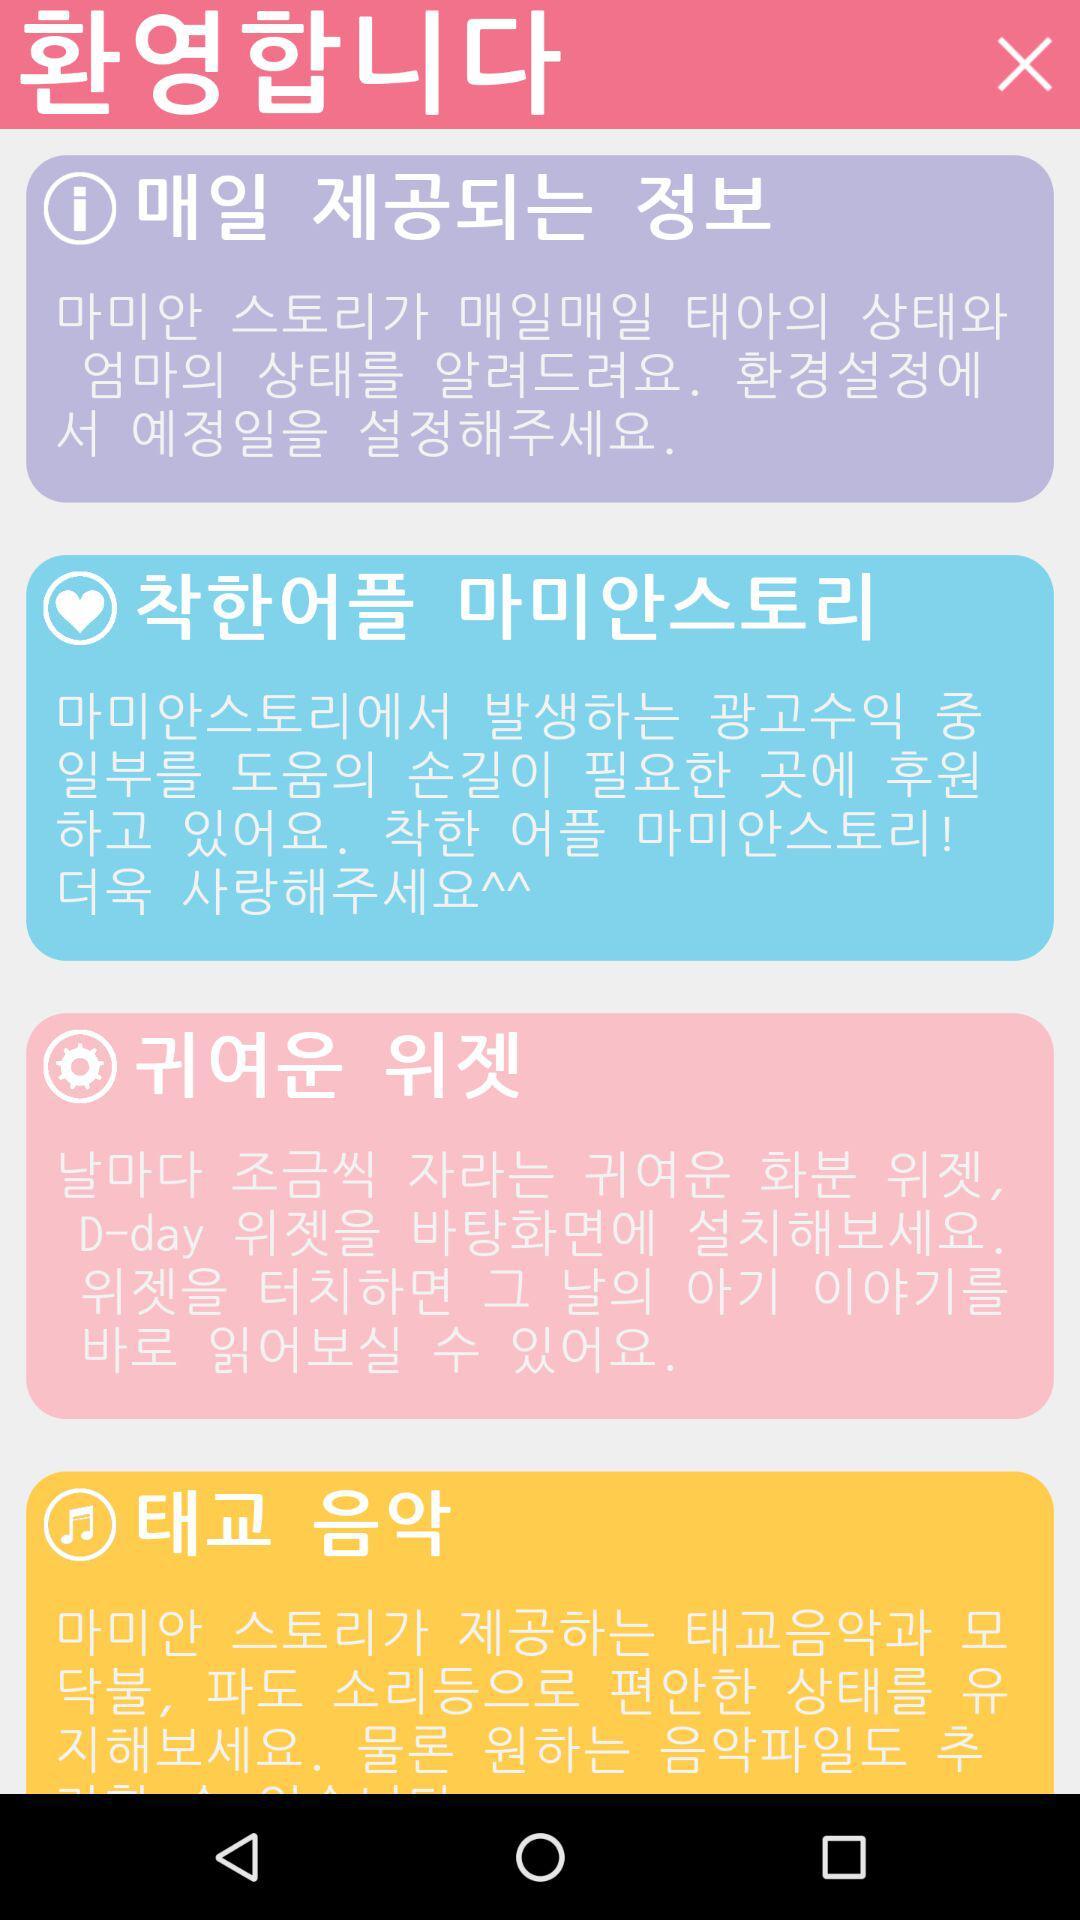 The image size is (1080, 1920). Describe the element at coordinates (1024, 68) in the screenshot. I see `the close icon` at that location.